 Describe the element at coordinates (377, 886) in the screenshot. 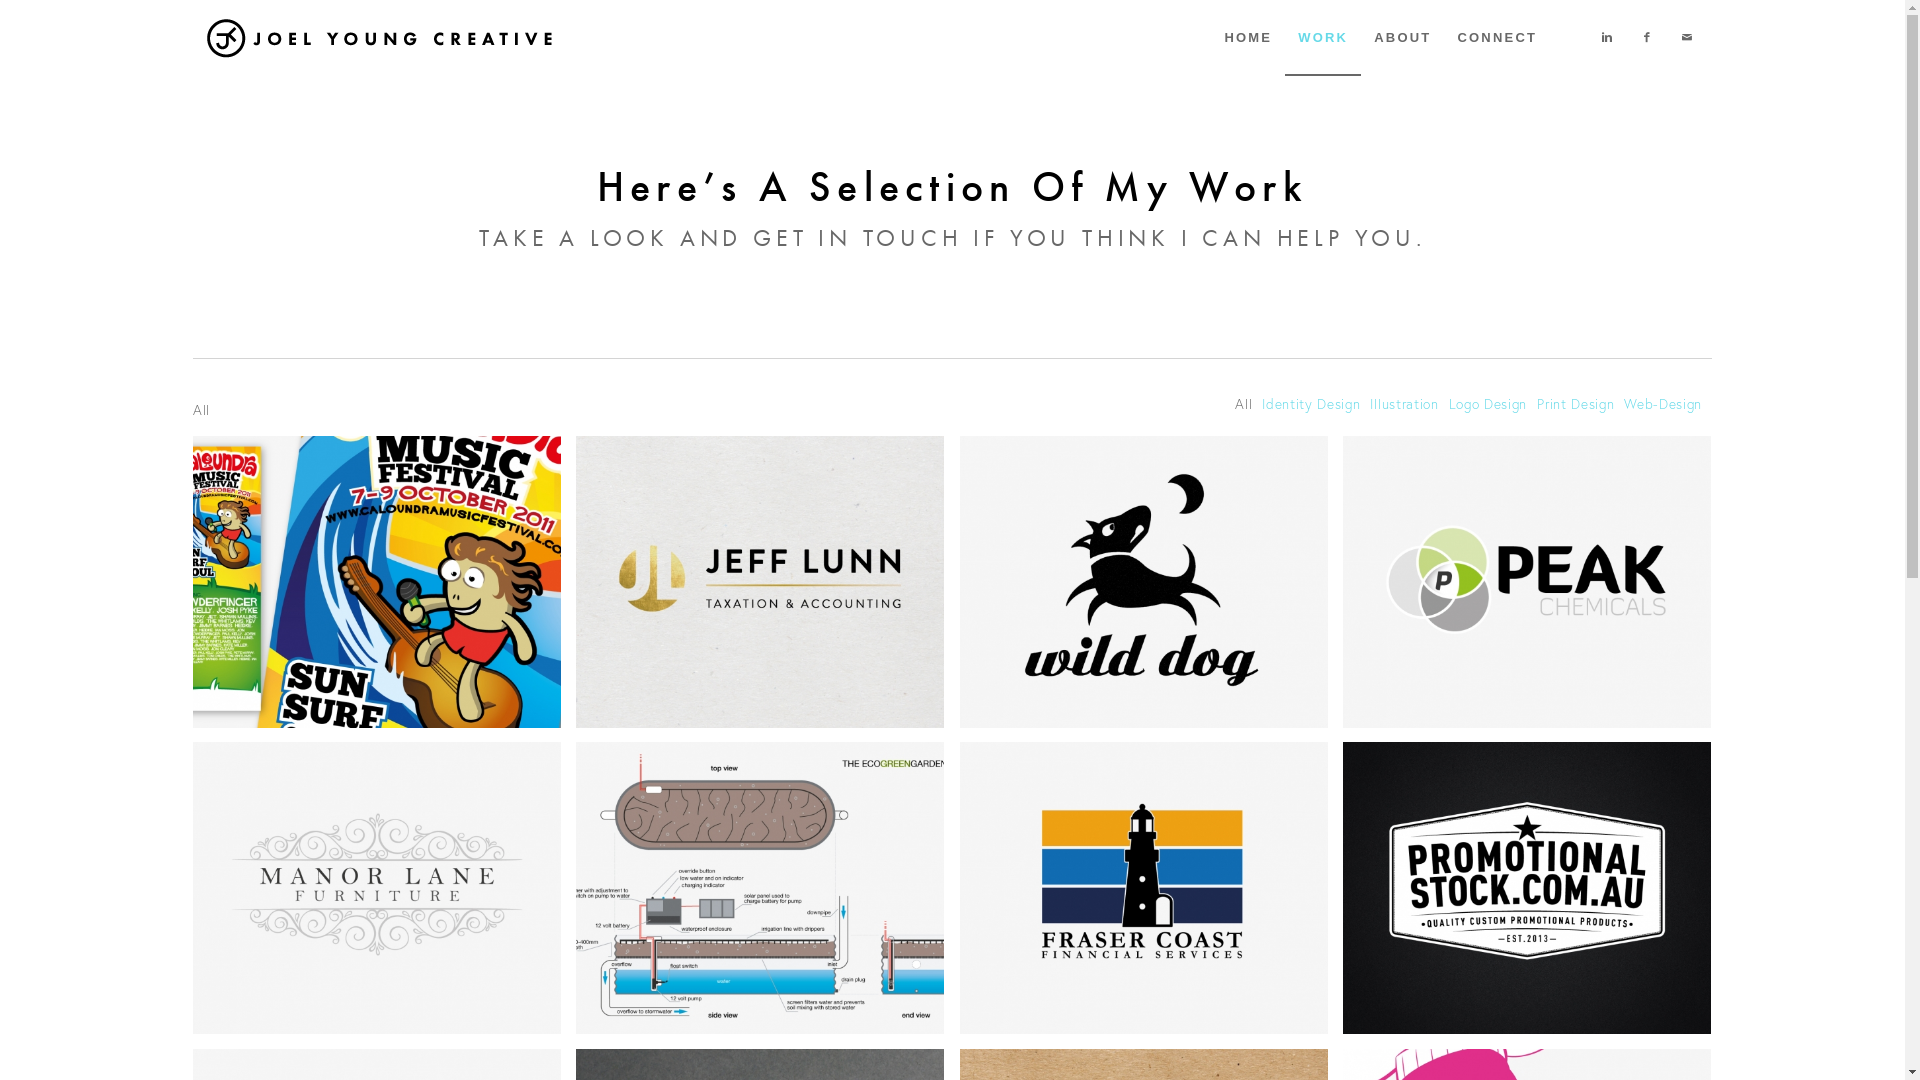

I see `'manorlane-logo'` at that location.